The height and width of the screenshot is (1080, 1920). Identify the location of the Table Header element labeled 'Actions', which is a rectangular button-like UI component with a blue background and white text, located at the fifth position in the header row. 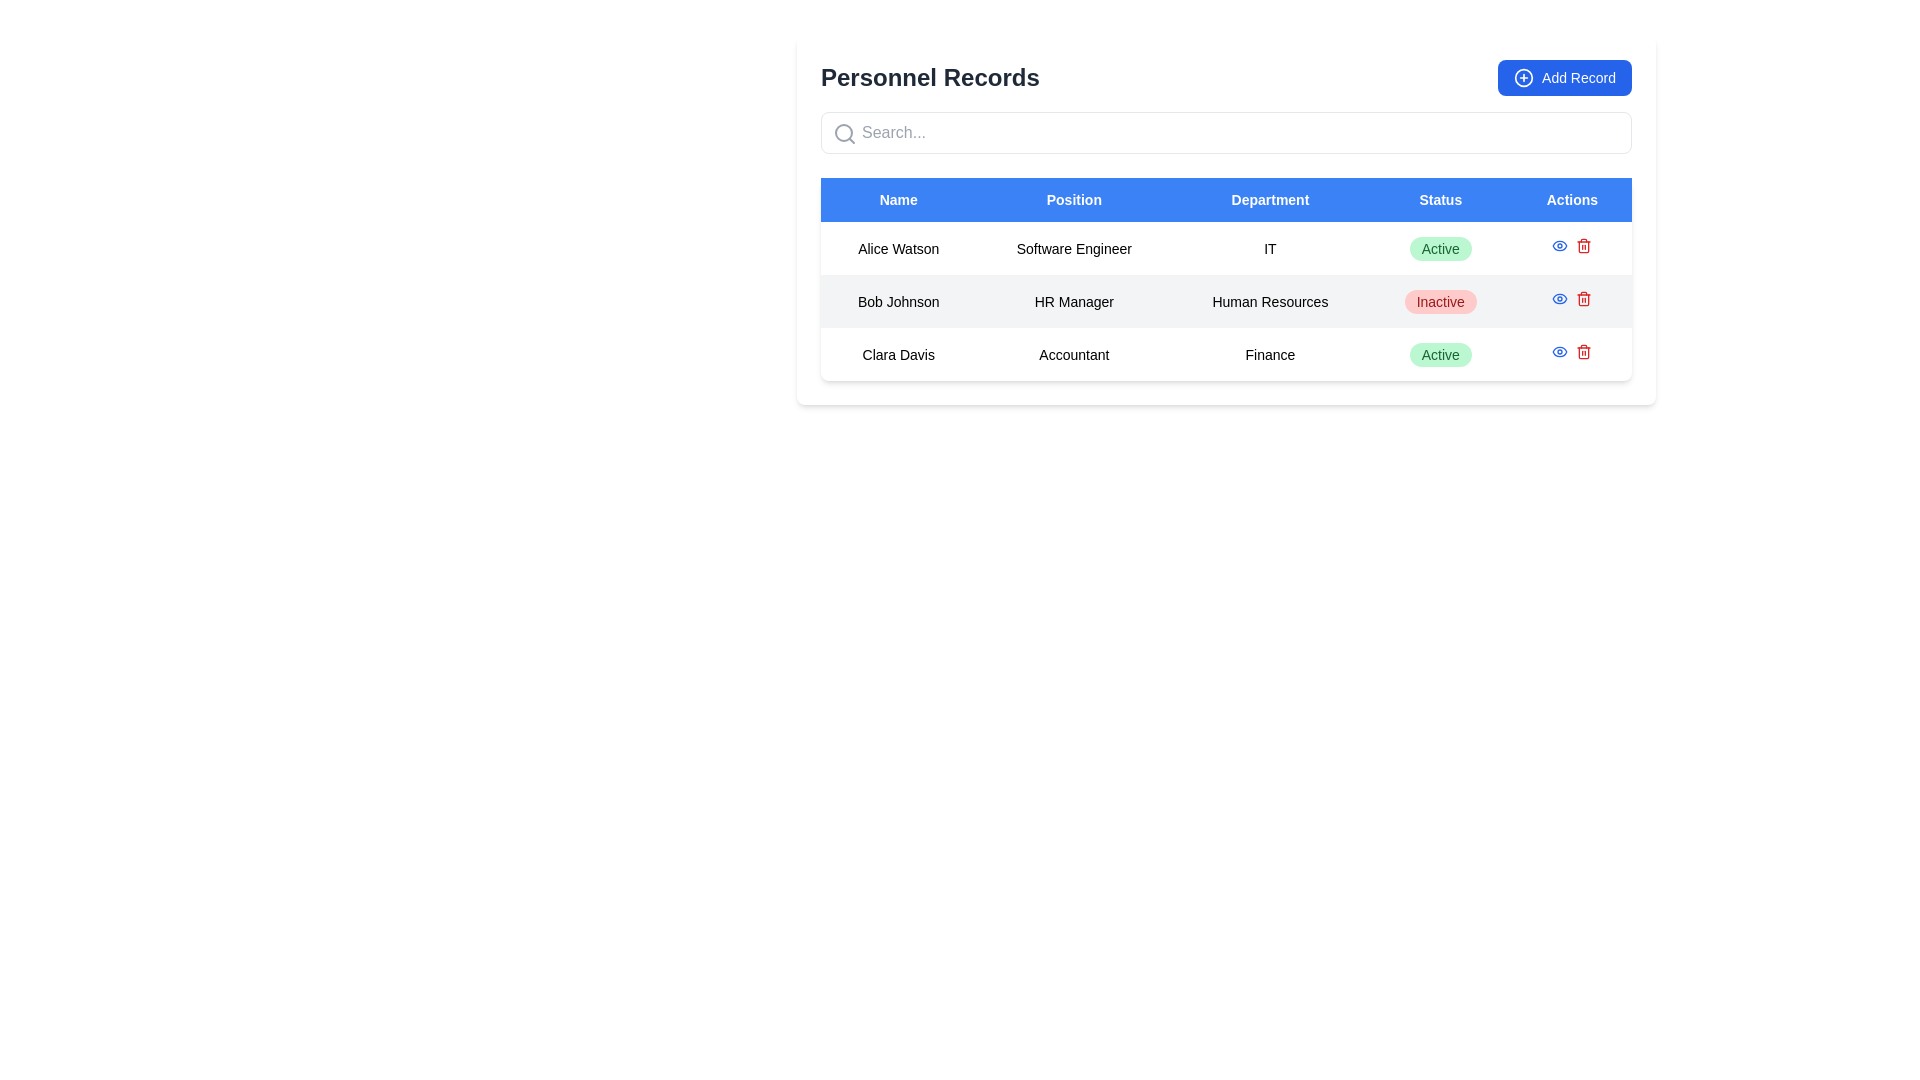
(1571, 200).